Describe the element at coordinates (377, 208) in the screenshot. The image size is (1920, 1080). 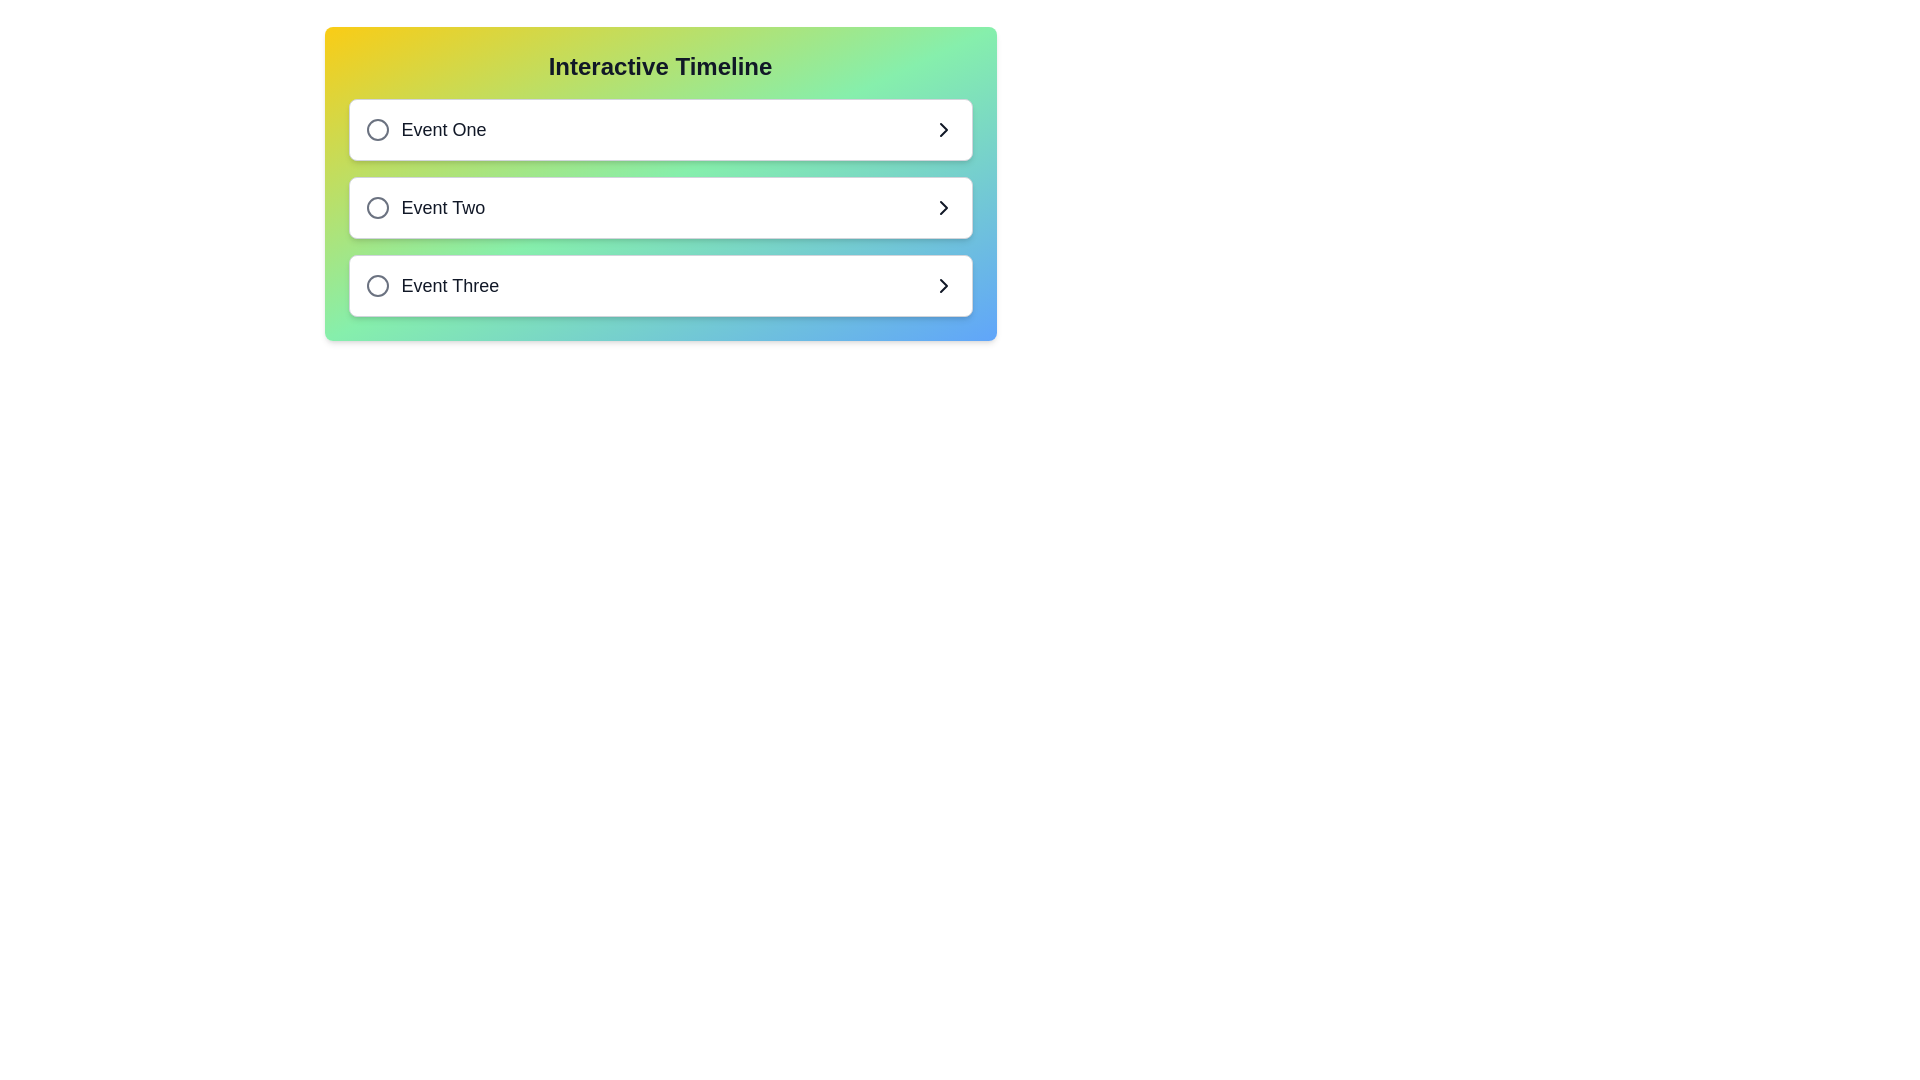
I see `the circular outline icon positioned to the left of the text 'Event Two'` at that location.